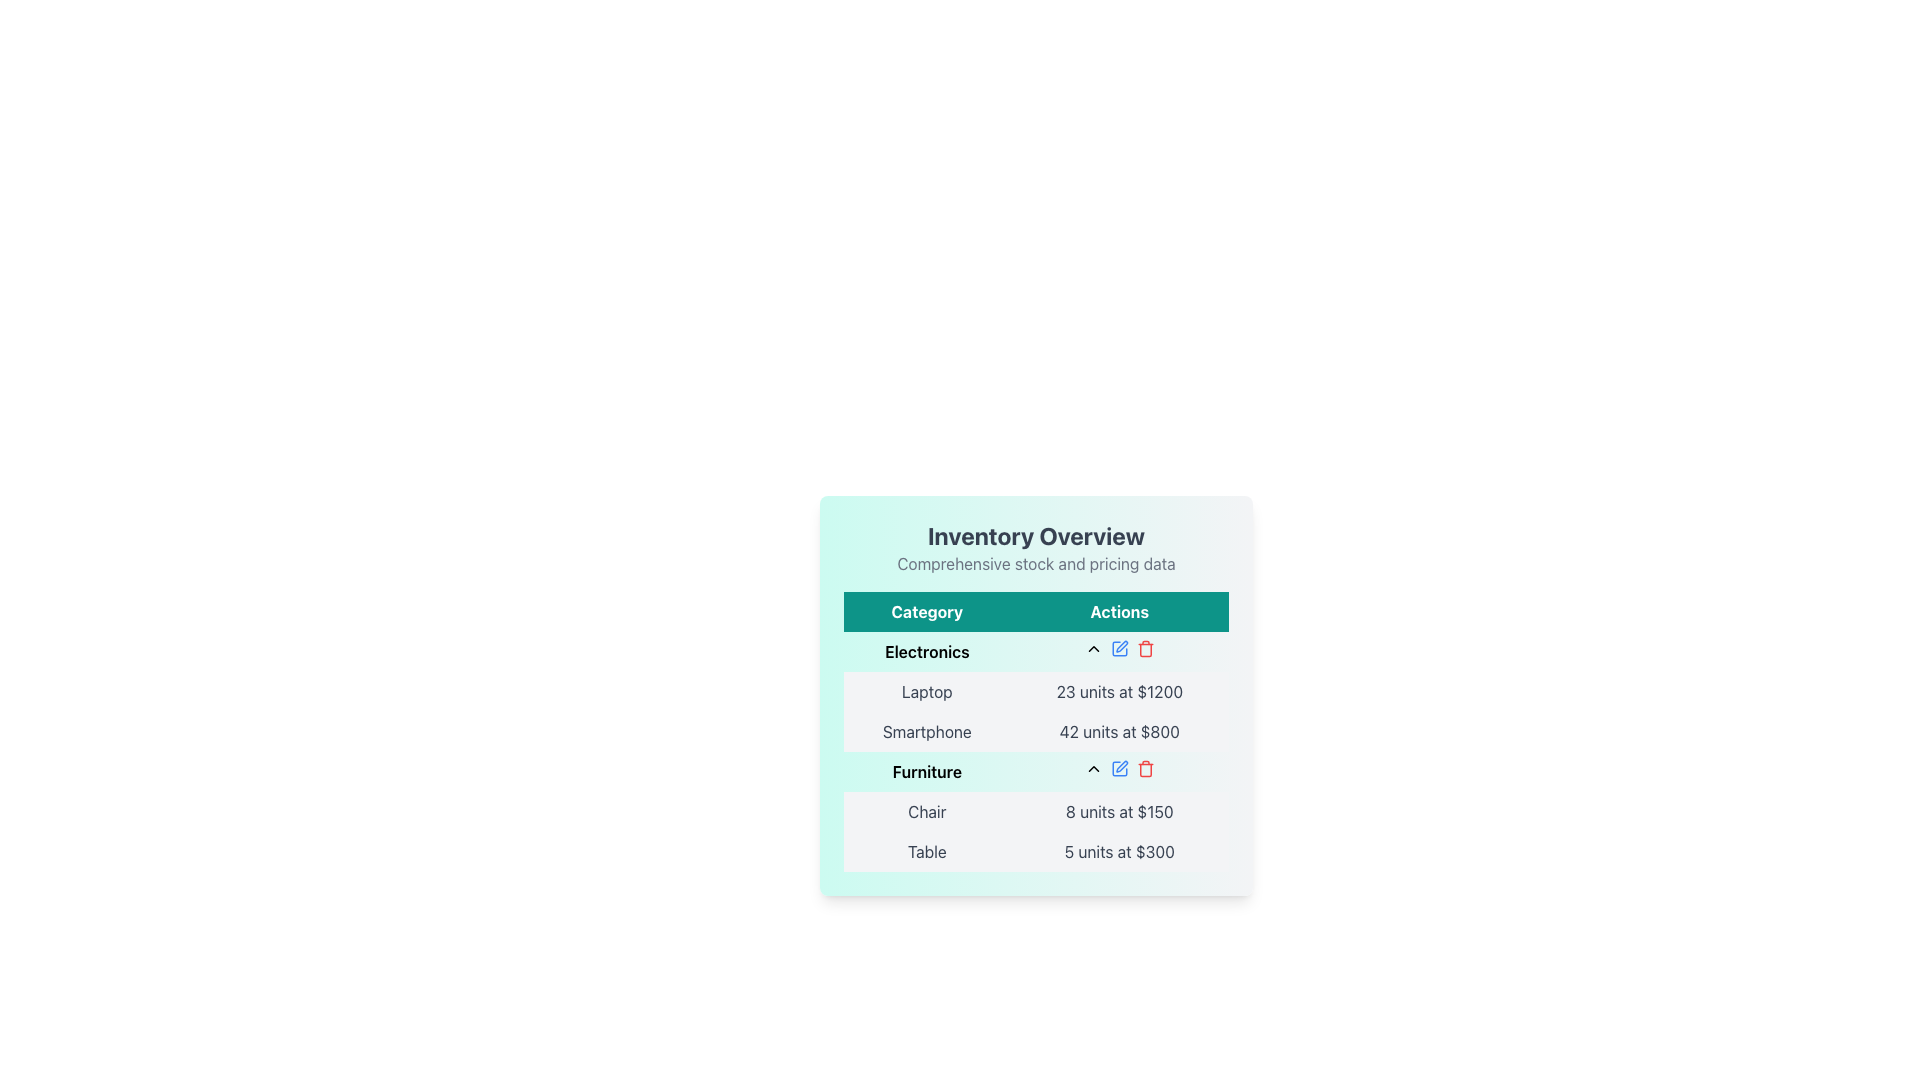 This screenshot has height=1080, width=1920. What do you see at coordinates (1118, 690) in the screenshot?
I see `the text label displaying '23 units at $1200', which is located under the 'Laptop' row in the 'Electronics' category` at bounding box center [1118, 690].